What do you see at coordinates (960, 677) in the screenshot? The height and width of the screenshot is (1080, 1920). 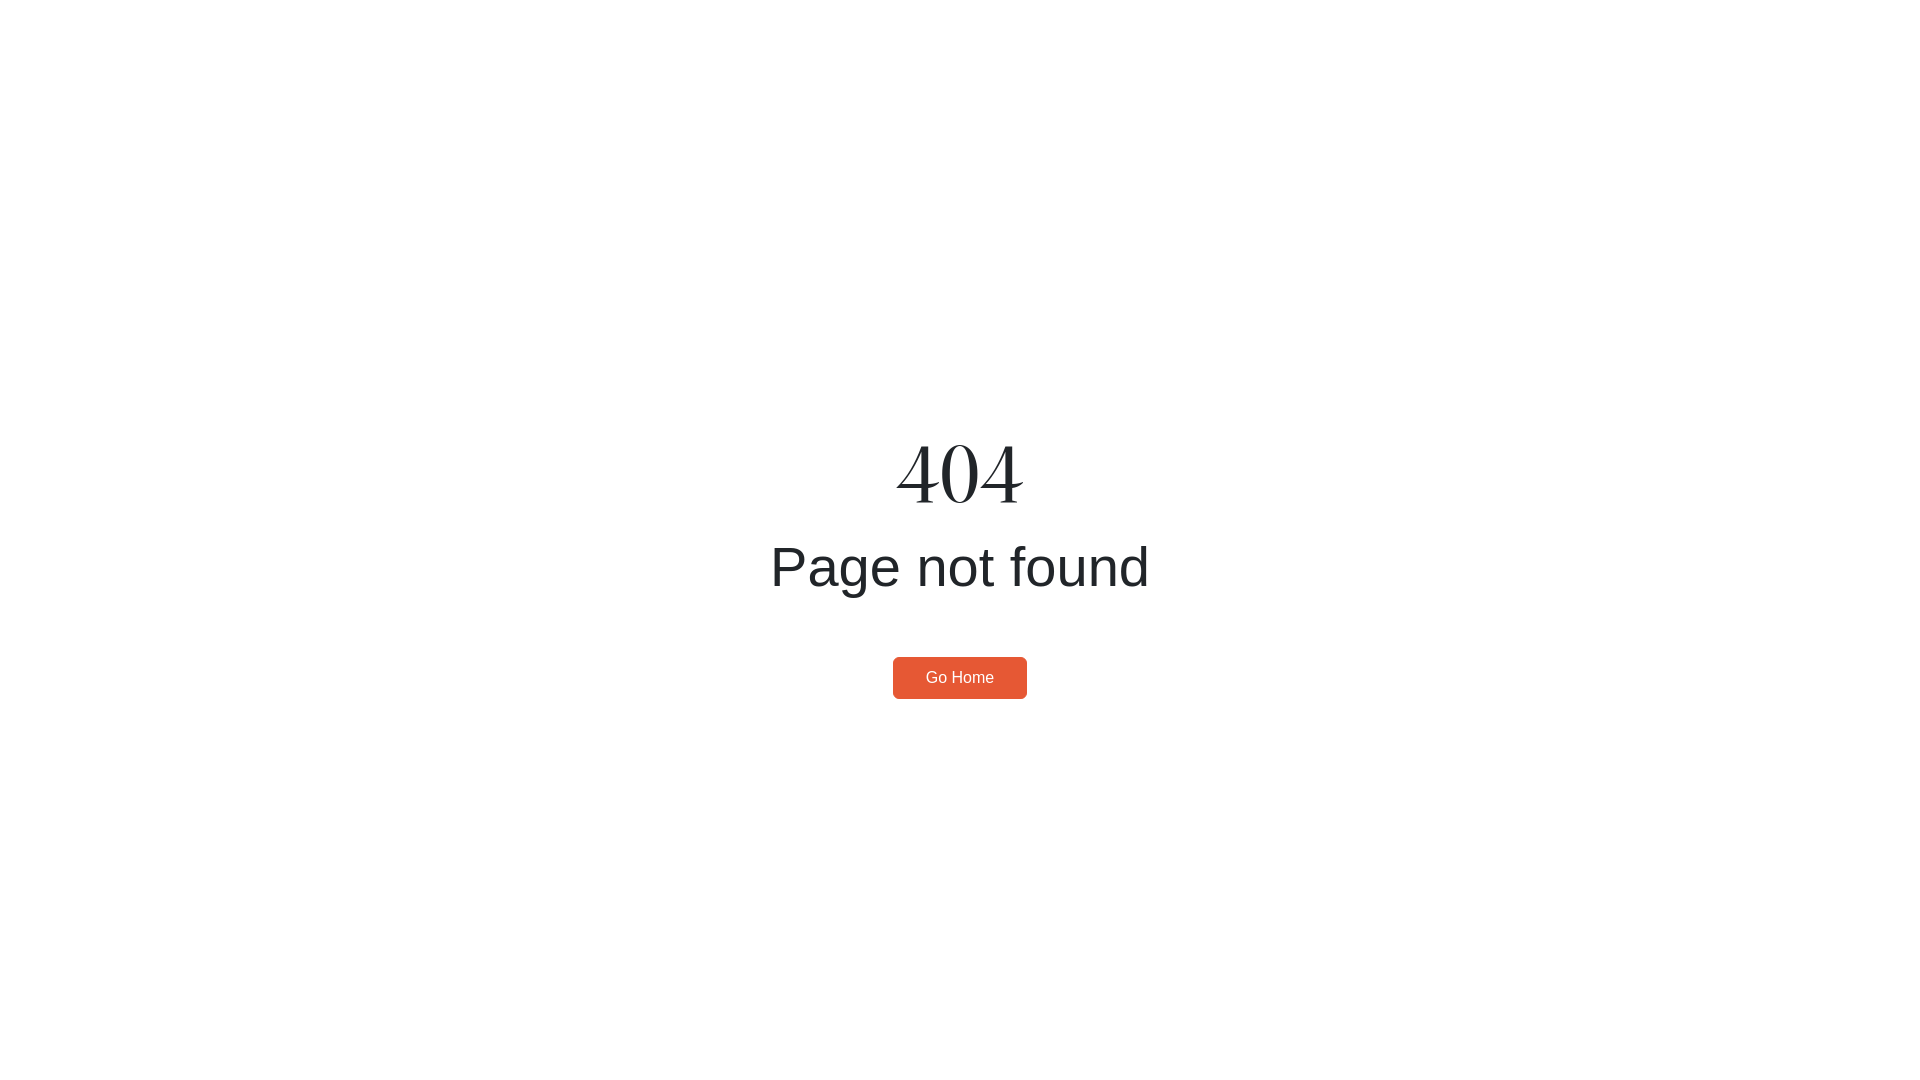 I see `'Go Home'` at bounding box center [960, 677].